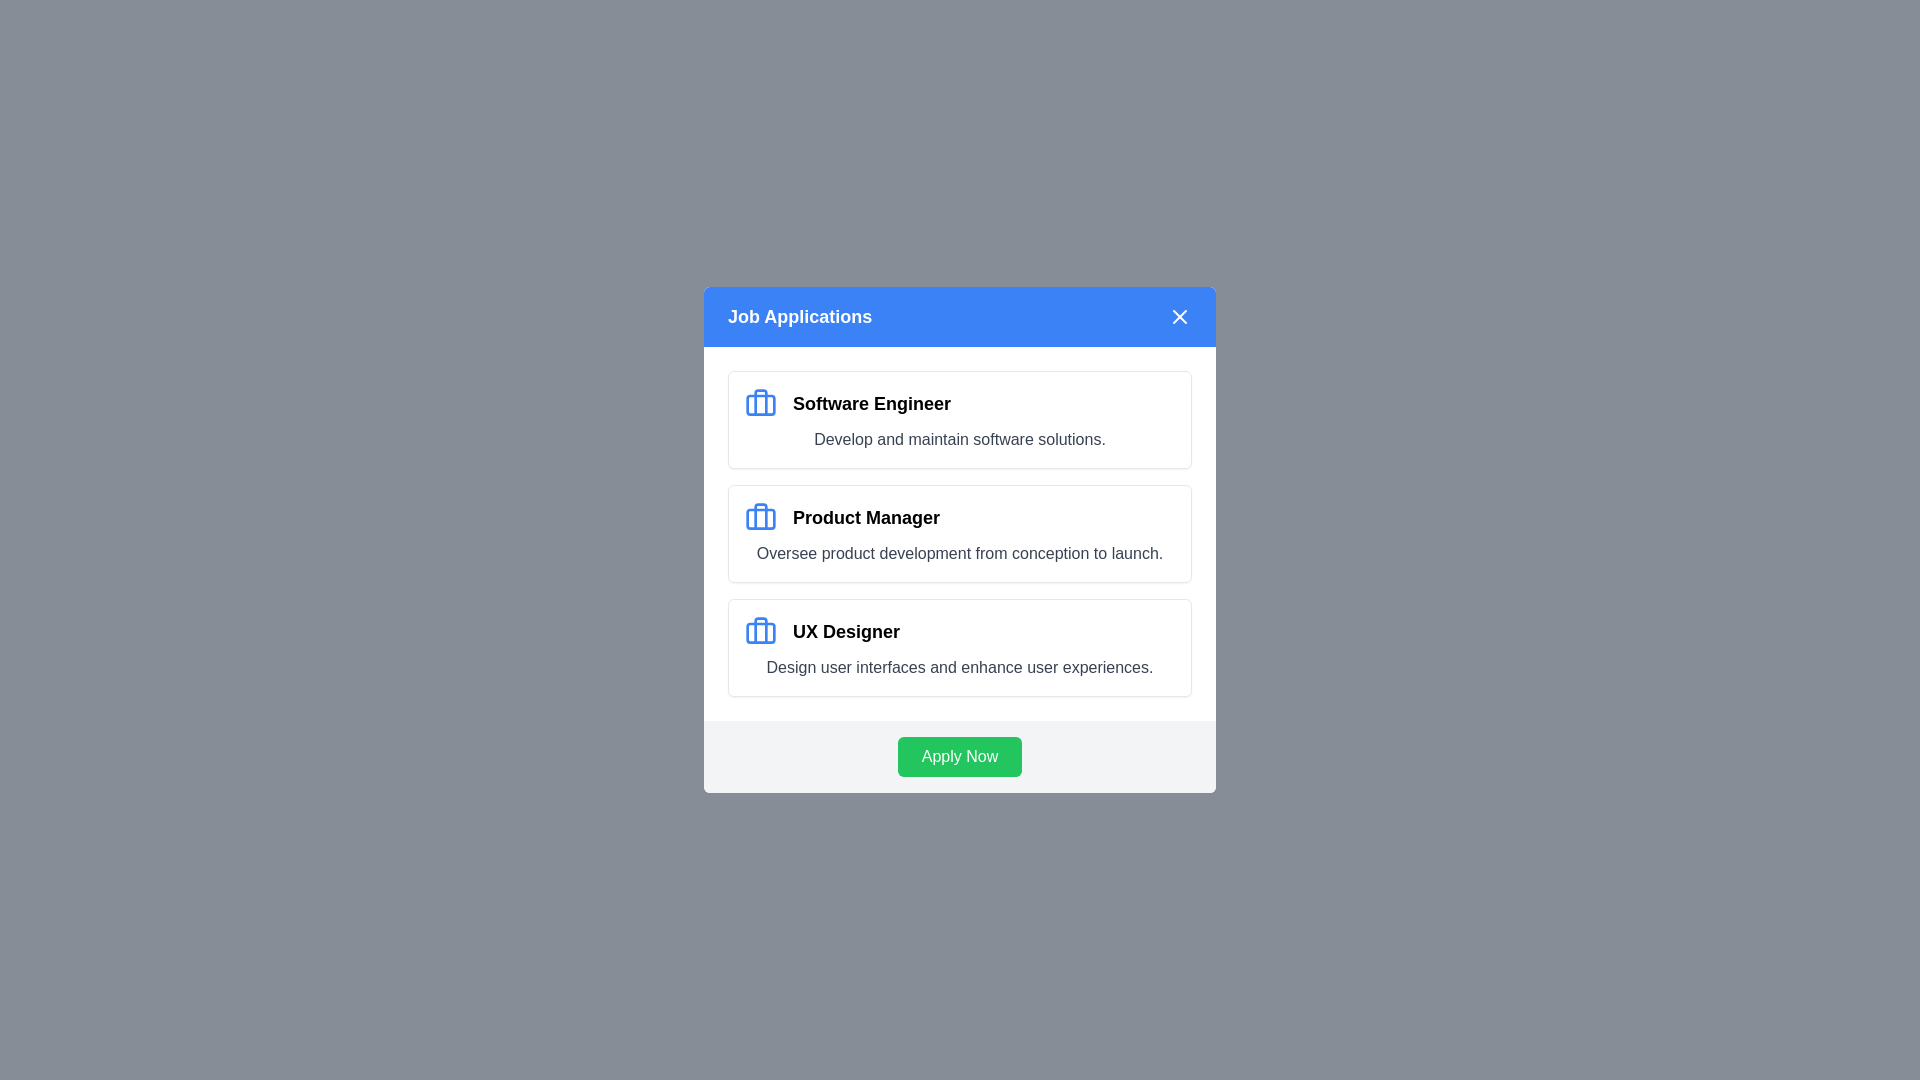 The image size is (1920, 1080). What do you see at coordinates (1180, 315) in the screenshot?
I see `the close button located in the top-right corner of the 'Job Applications' modal` at bounding box center [1180, 315].